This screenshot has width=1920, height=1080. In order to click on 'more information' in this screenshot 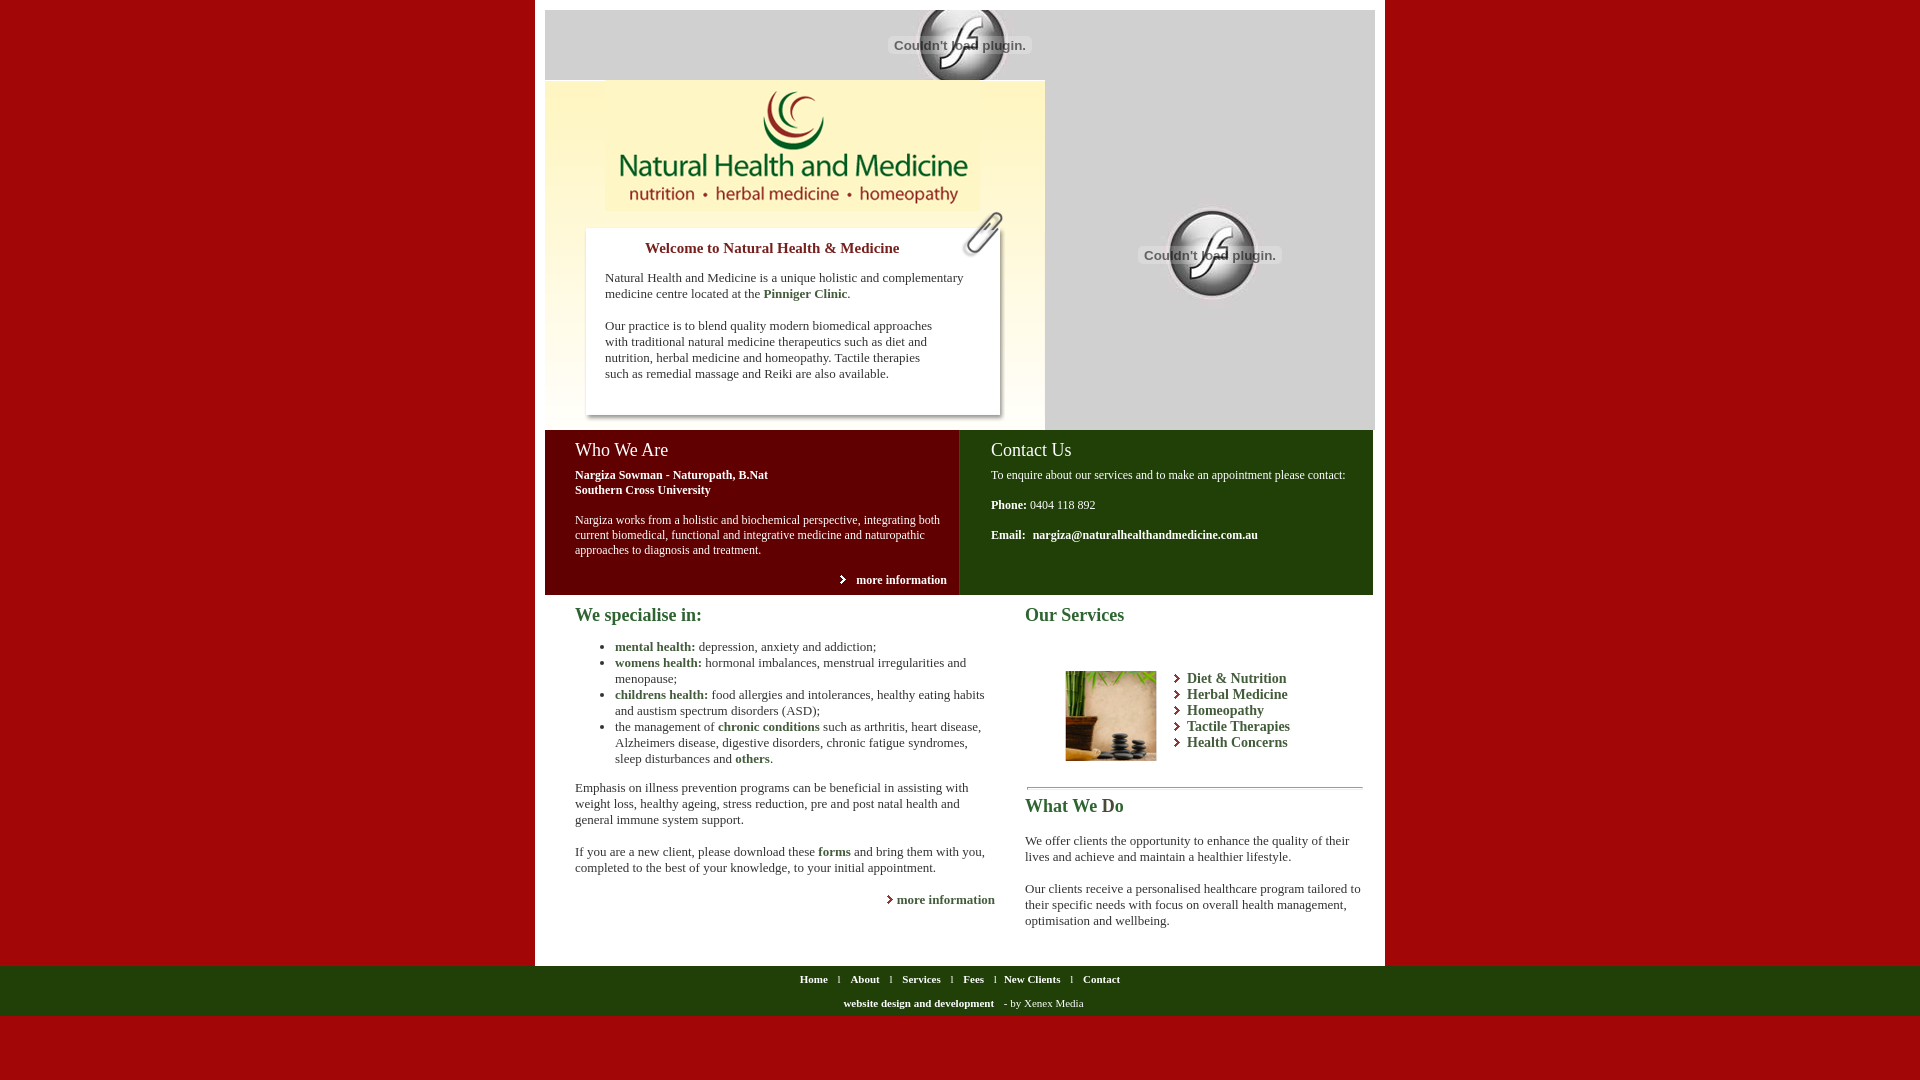, I will do `click(900, 579)`.